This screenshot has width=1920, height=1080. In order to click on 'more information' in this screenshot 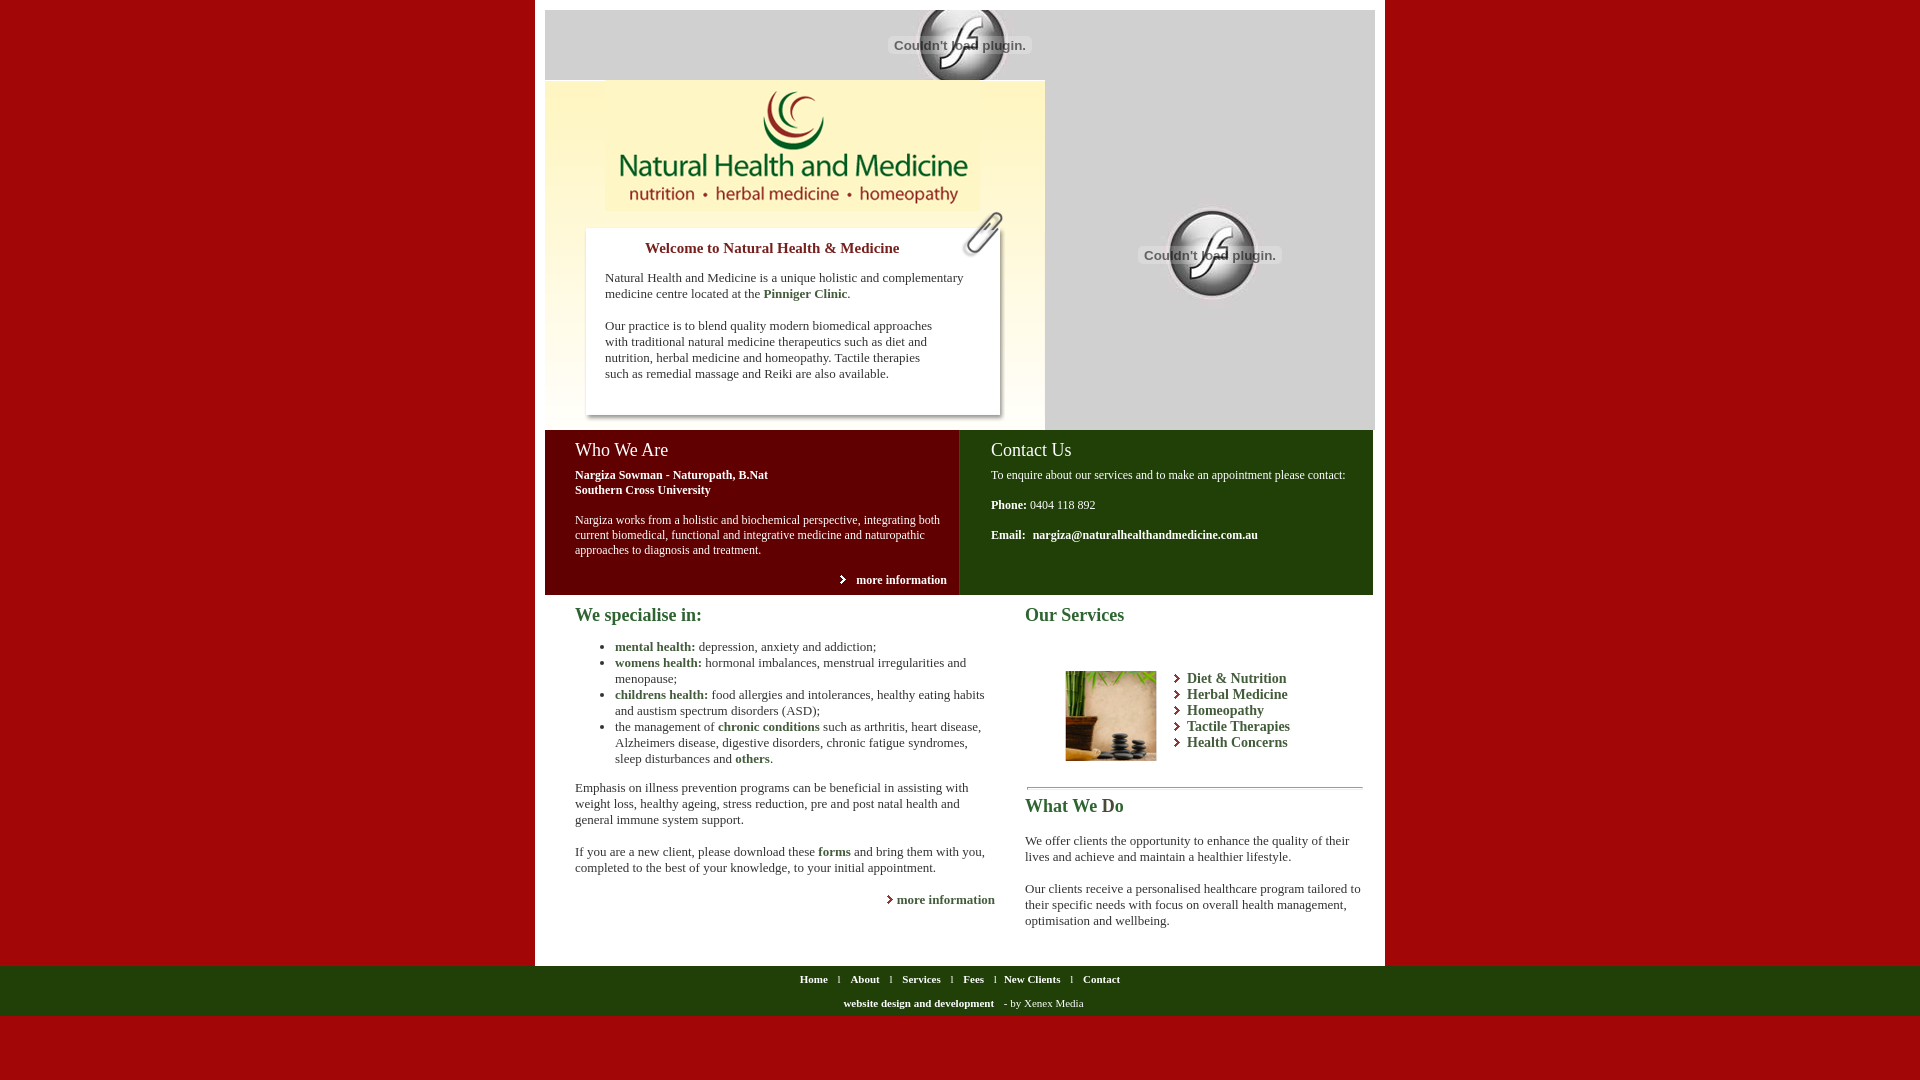, I will do `click(900, 579)`.